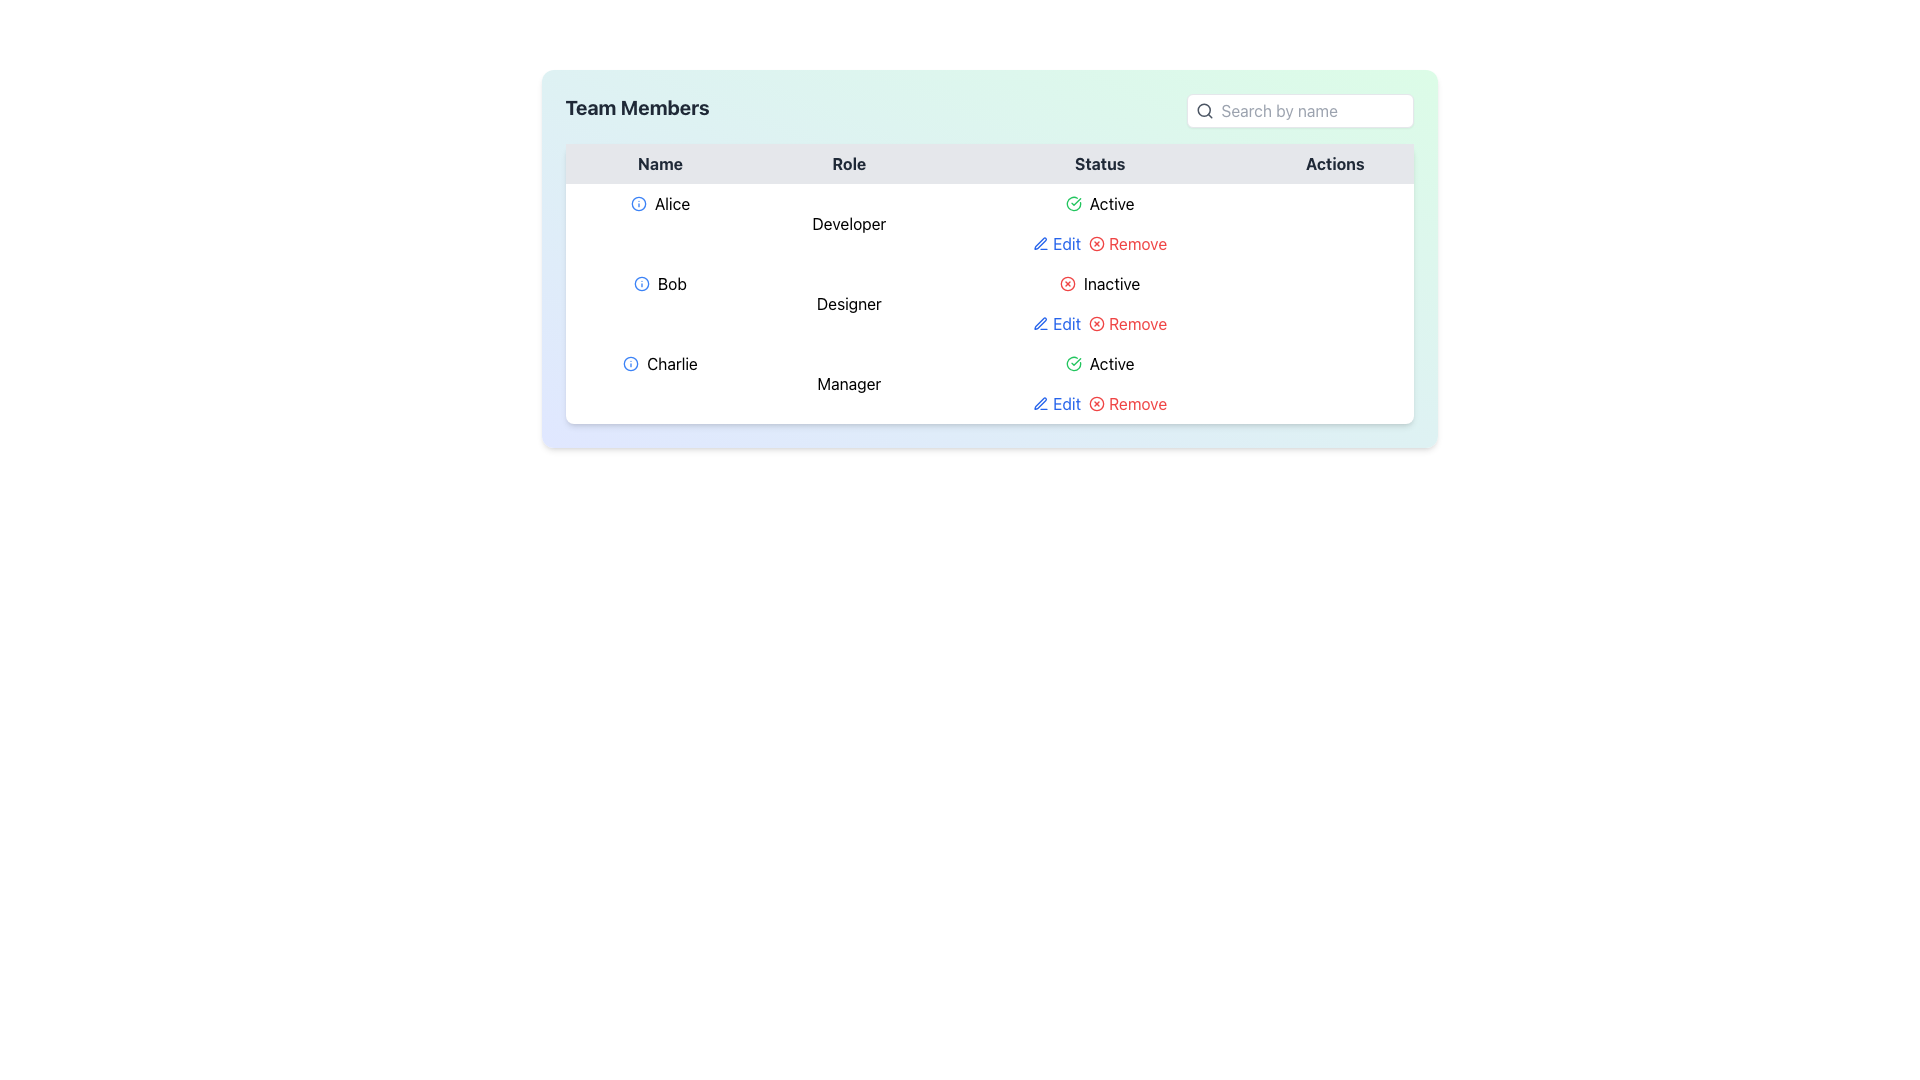 The height and width of the screenshot is (1080, 1920). What do you see at coordinates (1203, 111) in the screenshot?
I see `the search icon located in the upper right region of the interface, which indicates the search functionality of the accompanying input field` at bounding box center [1203, 111].